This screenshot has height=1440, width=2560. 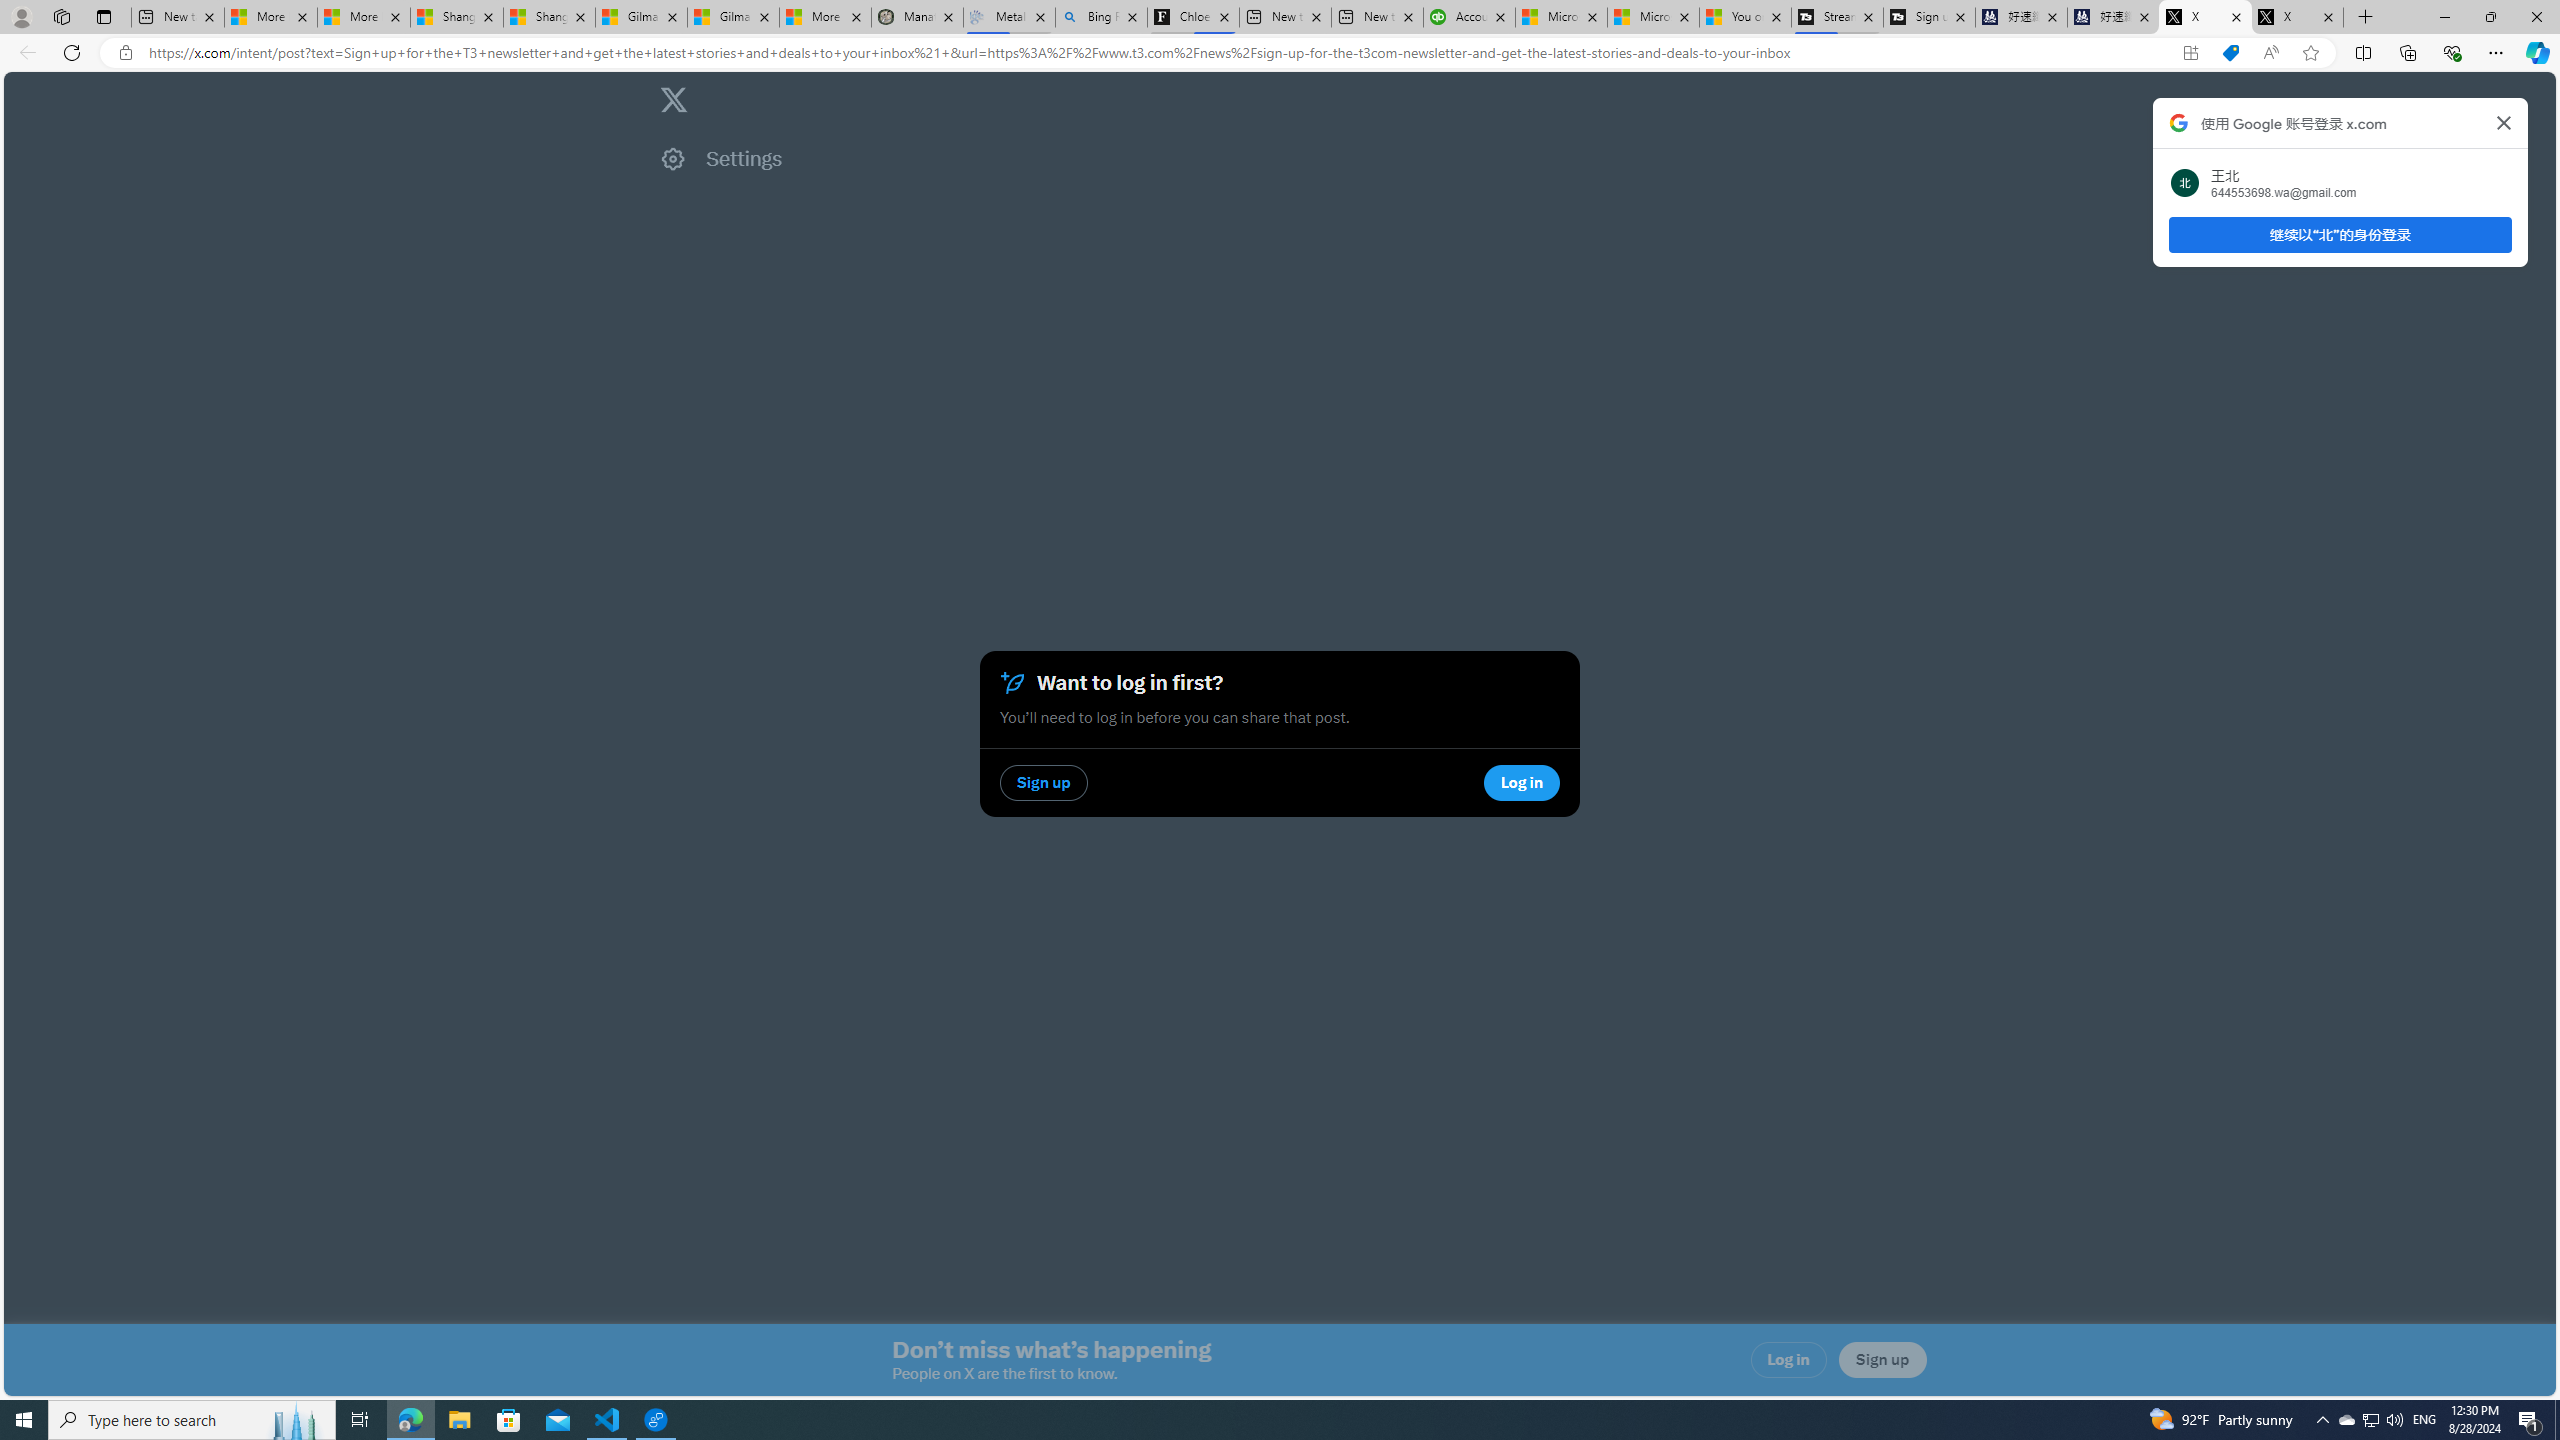 What do you see at coordinates (917, 16) in the screenshot?
I see `'Manatee Mortality Statistics | FWC'` at bounding box center [917, 16].